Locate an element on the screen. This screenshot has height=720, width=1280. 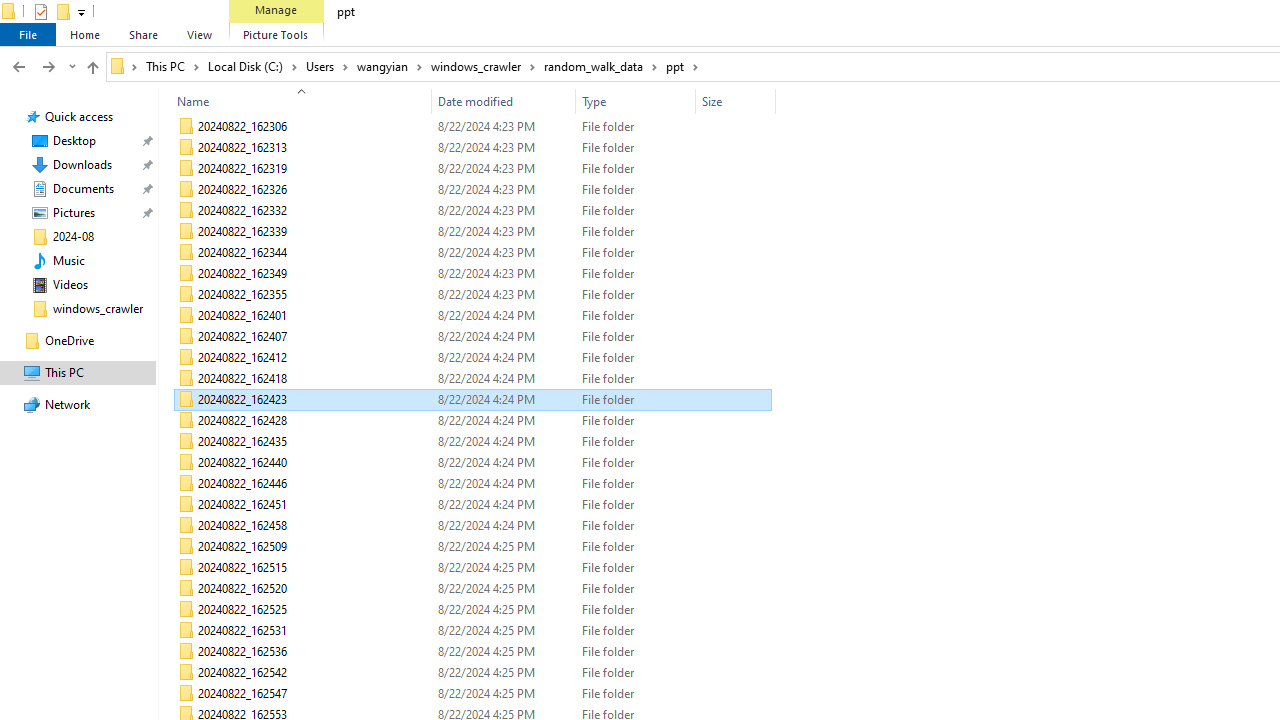
'20240822_162428' is located at coordinates (471, 419).